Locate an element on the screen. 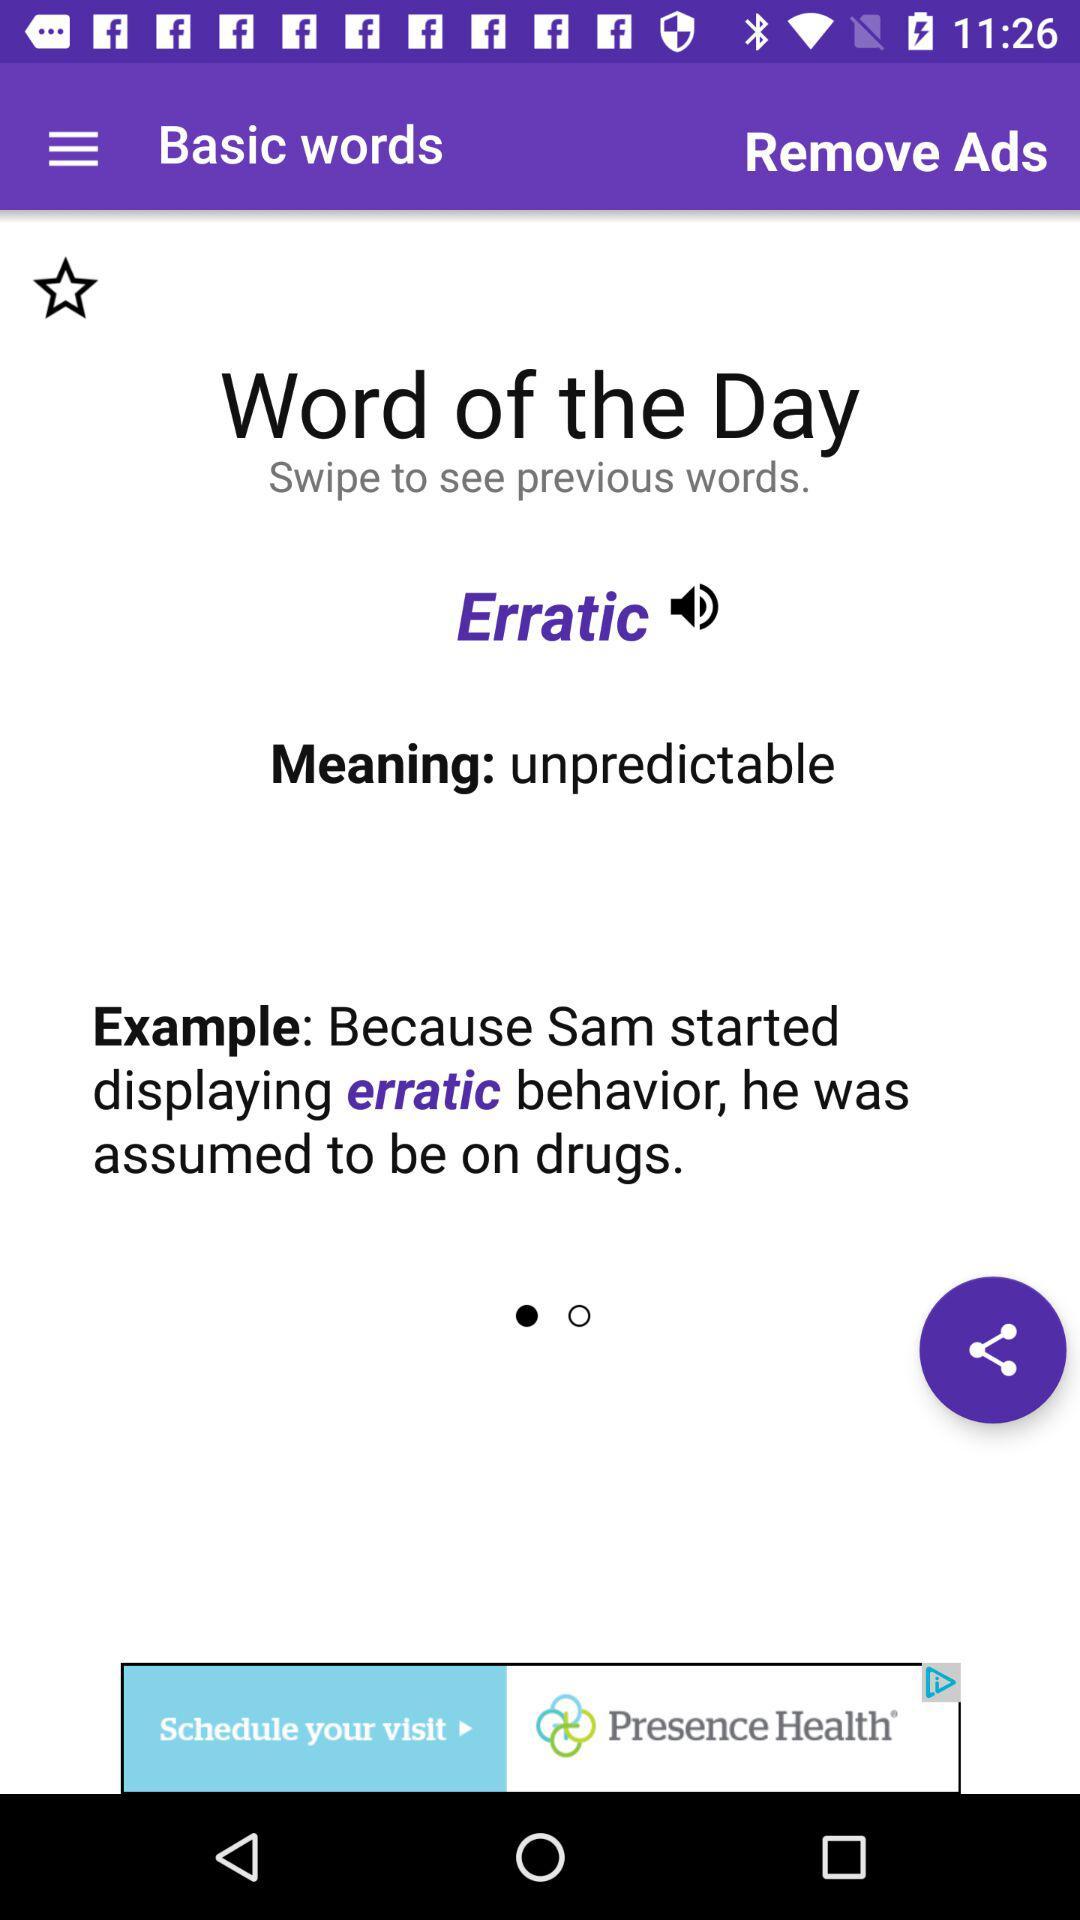 The width and height of the screenshot is (1080, 1920). the star icon is located at coordinates (64, 288).